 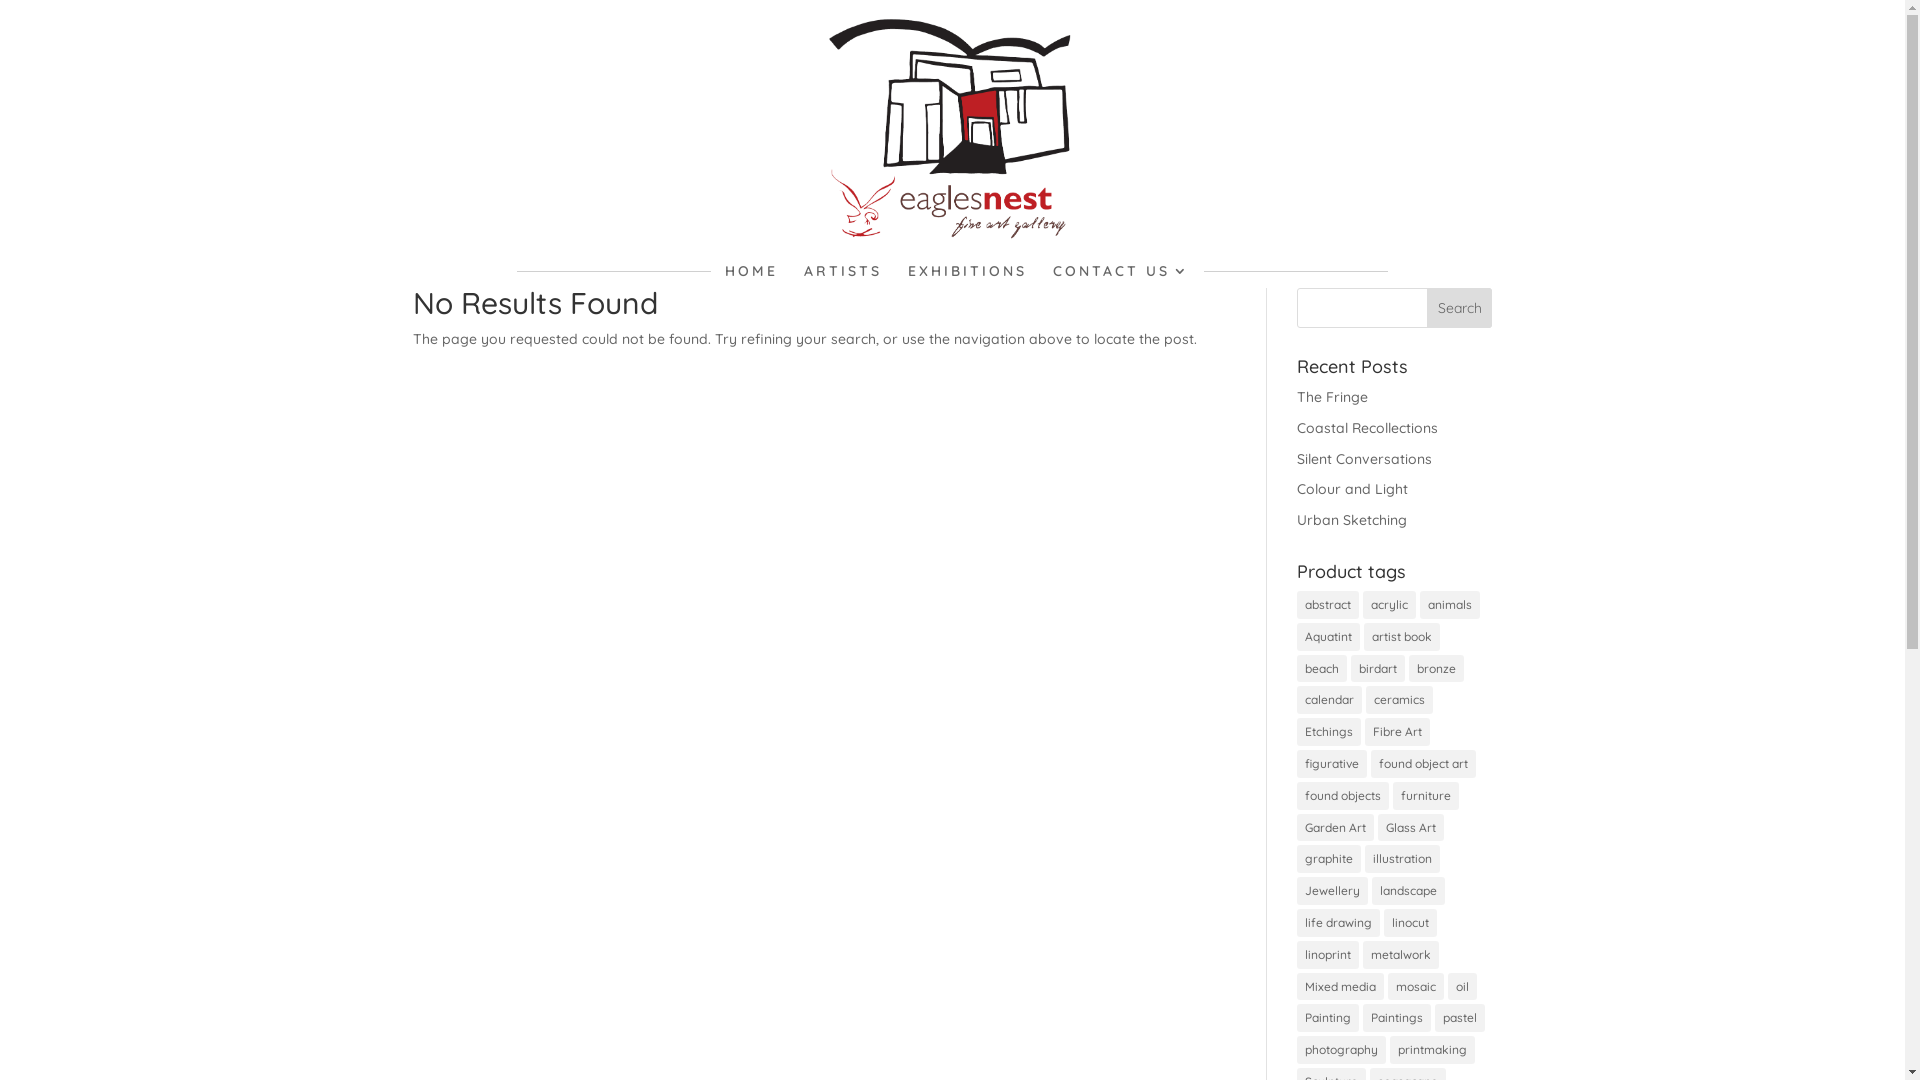 I want to click on 'birdart', so click(x=1376, y=668).